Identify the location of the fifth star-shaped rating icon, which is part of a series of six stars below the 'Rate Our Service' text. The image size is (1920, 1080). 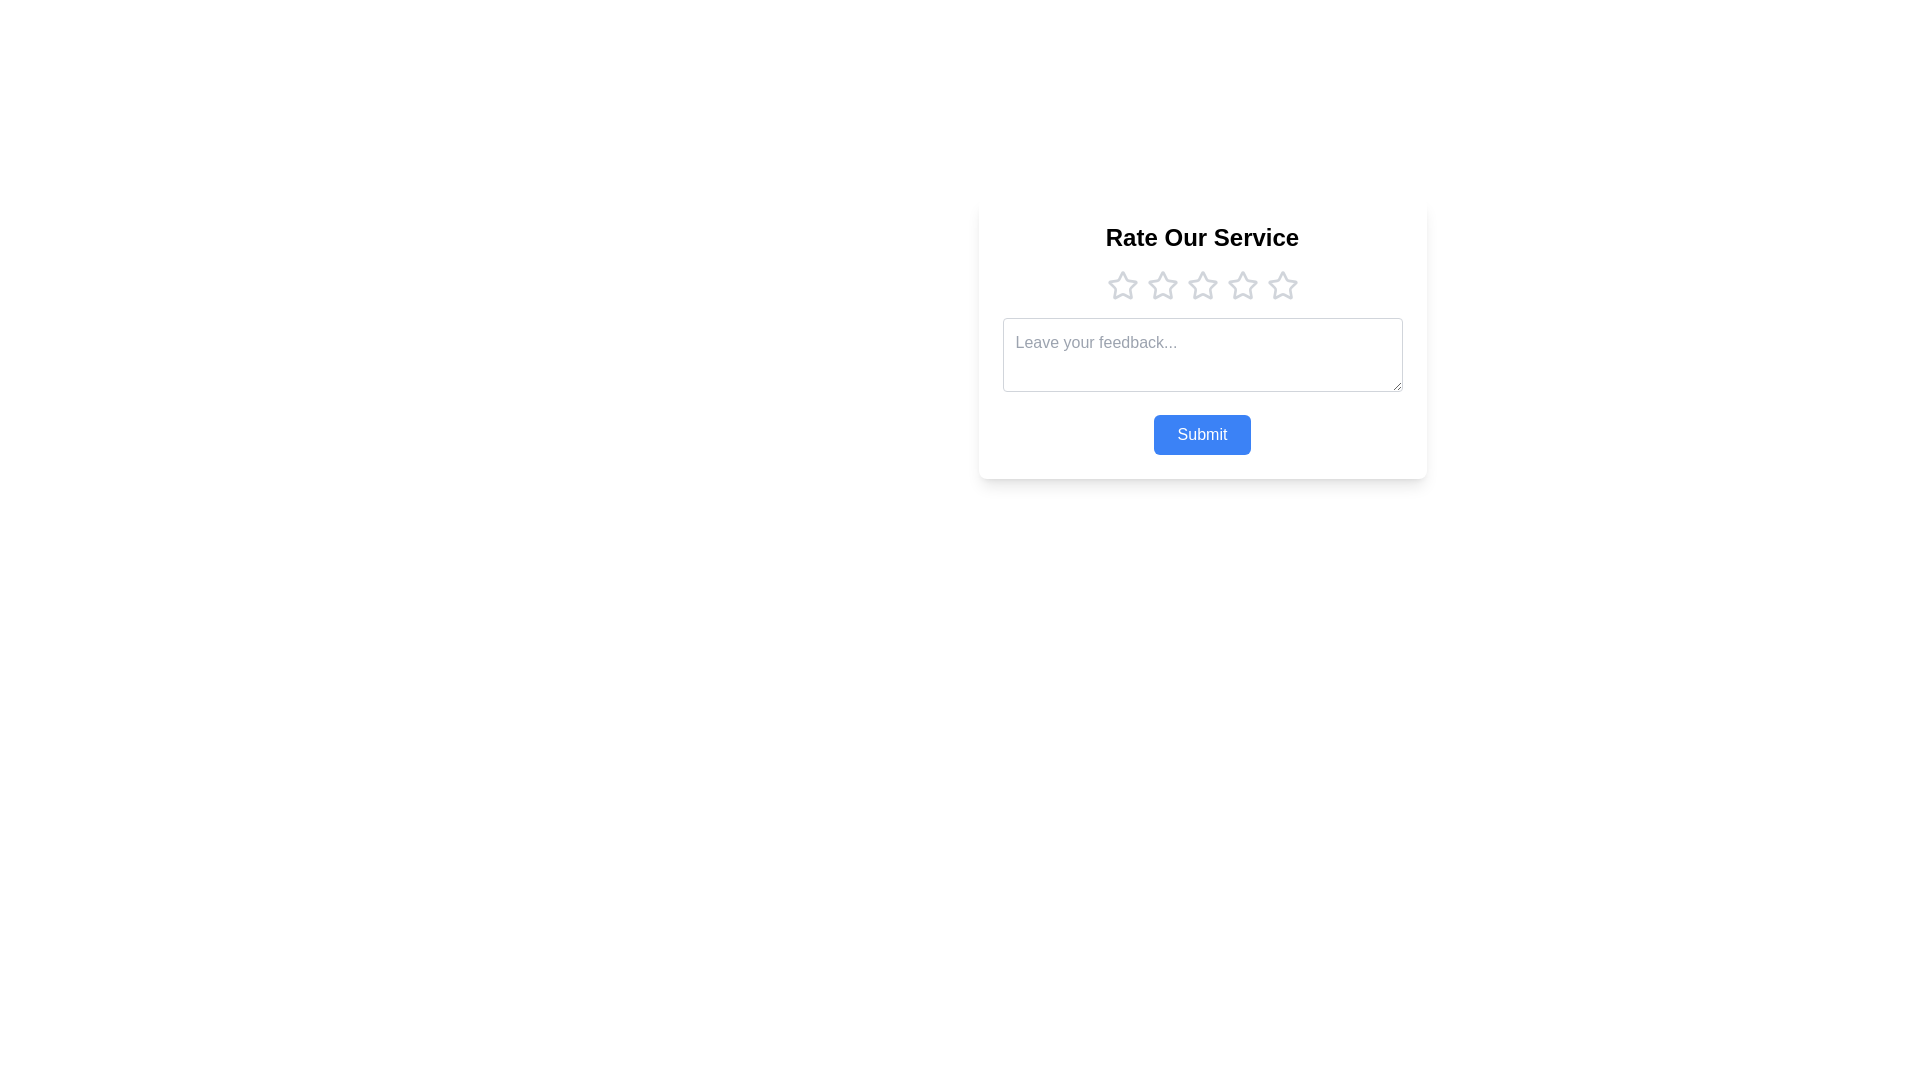
(1241, 285).